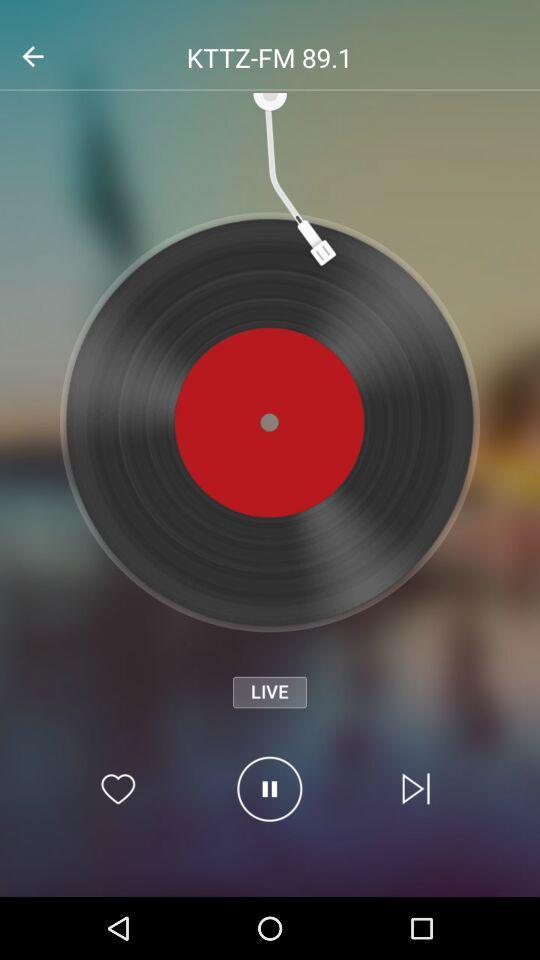 Image resolution: width=540 pixels, height=960 pixels. I want to click on the pause icon, so click(269, 789).